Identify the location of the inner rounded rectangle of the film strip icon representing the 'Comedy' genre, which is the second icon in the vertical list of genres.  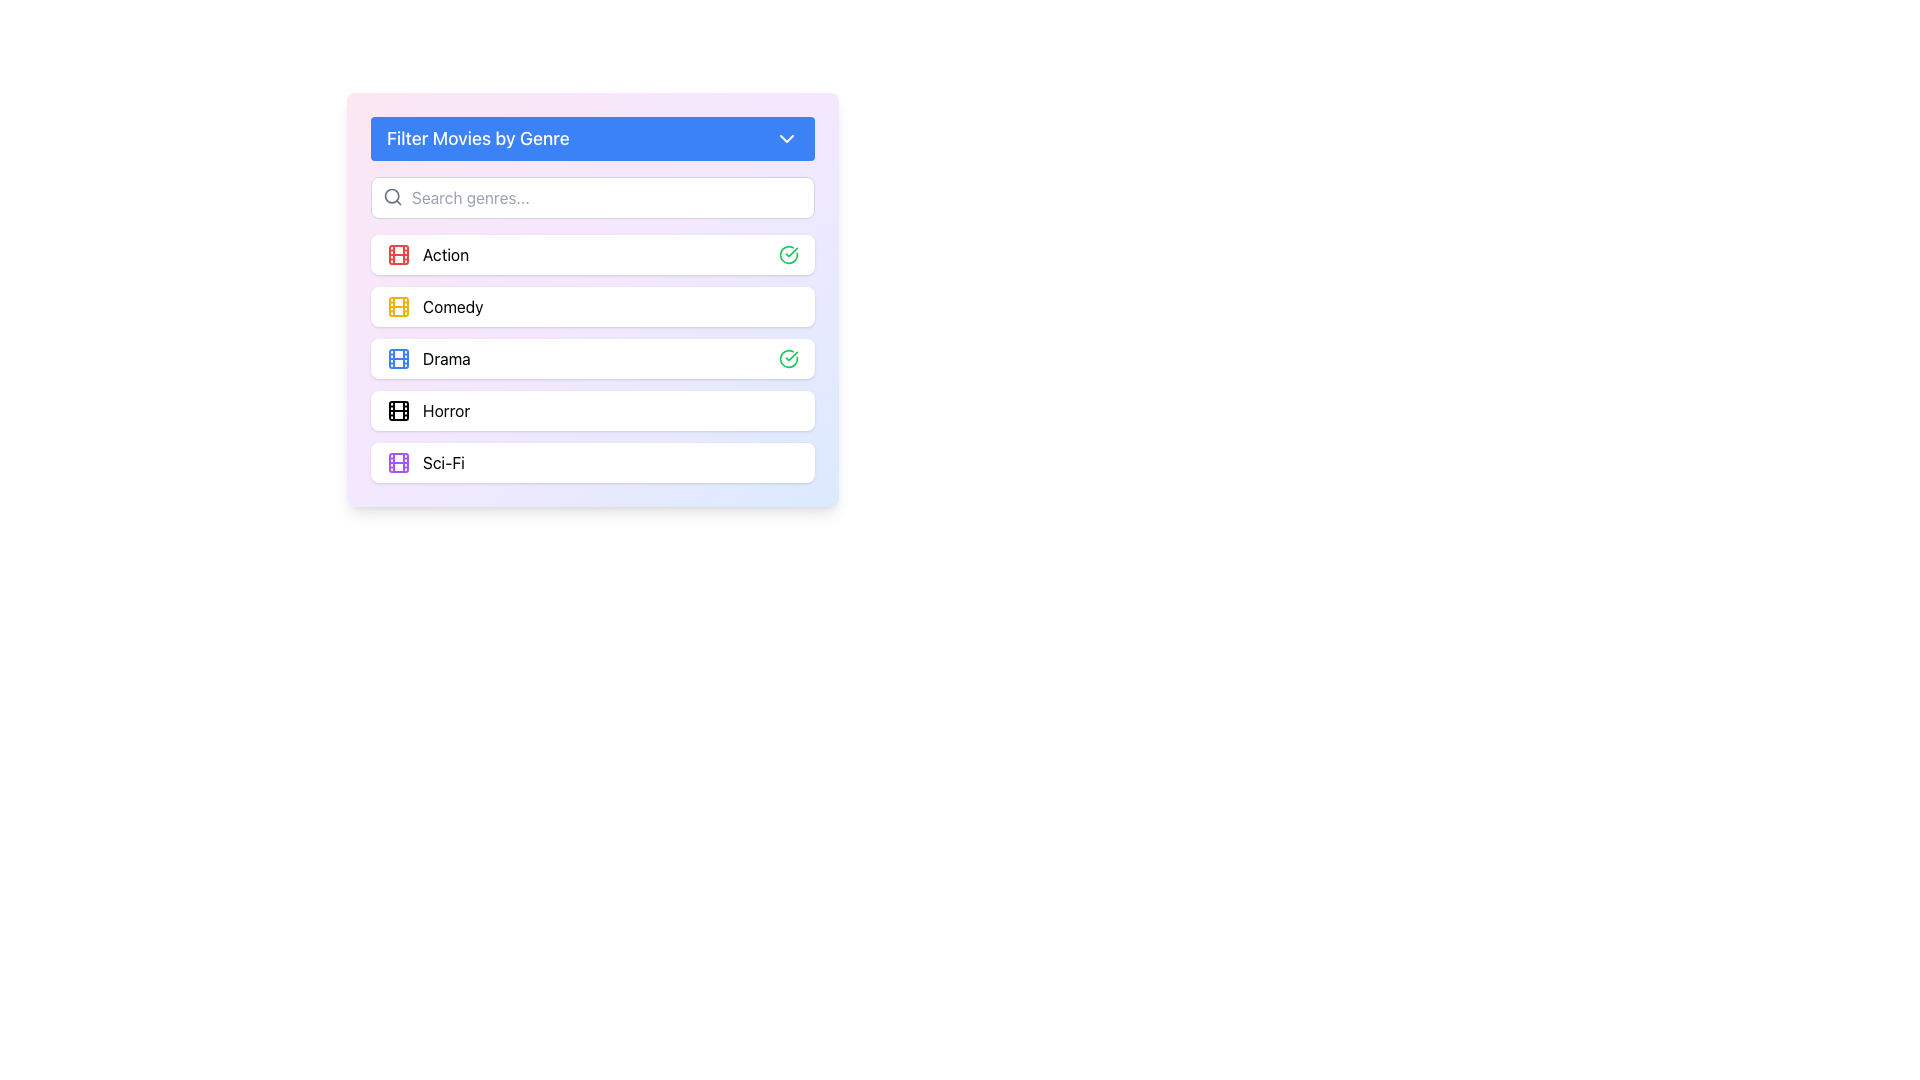
(398, 307).